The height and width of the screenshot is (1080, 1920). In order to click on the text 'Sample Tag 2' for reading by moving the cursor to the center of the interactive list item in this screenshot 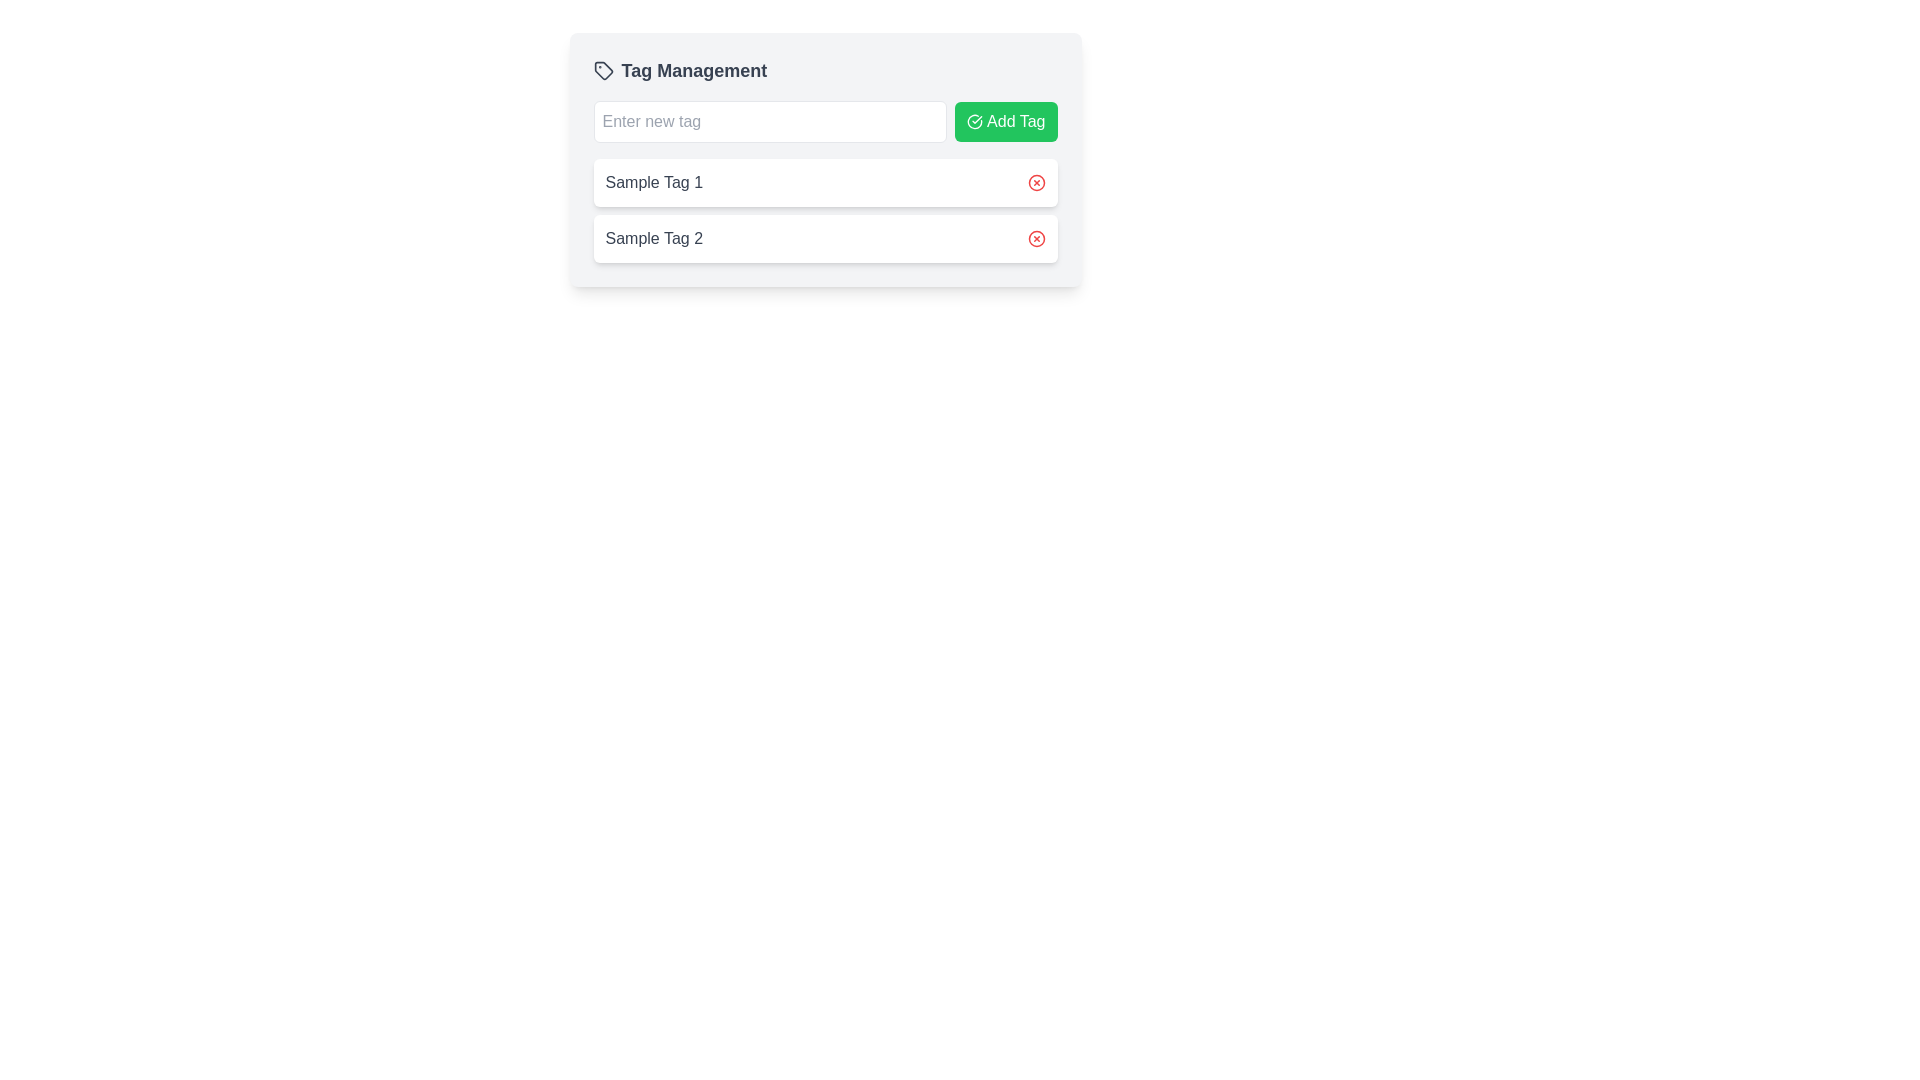, I will do `click(825, 238)`.